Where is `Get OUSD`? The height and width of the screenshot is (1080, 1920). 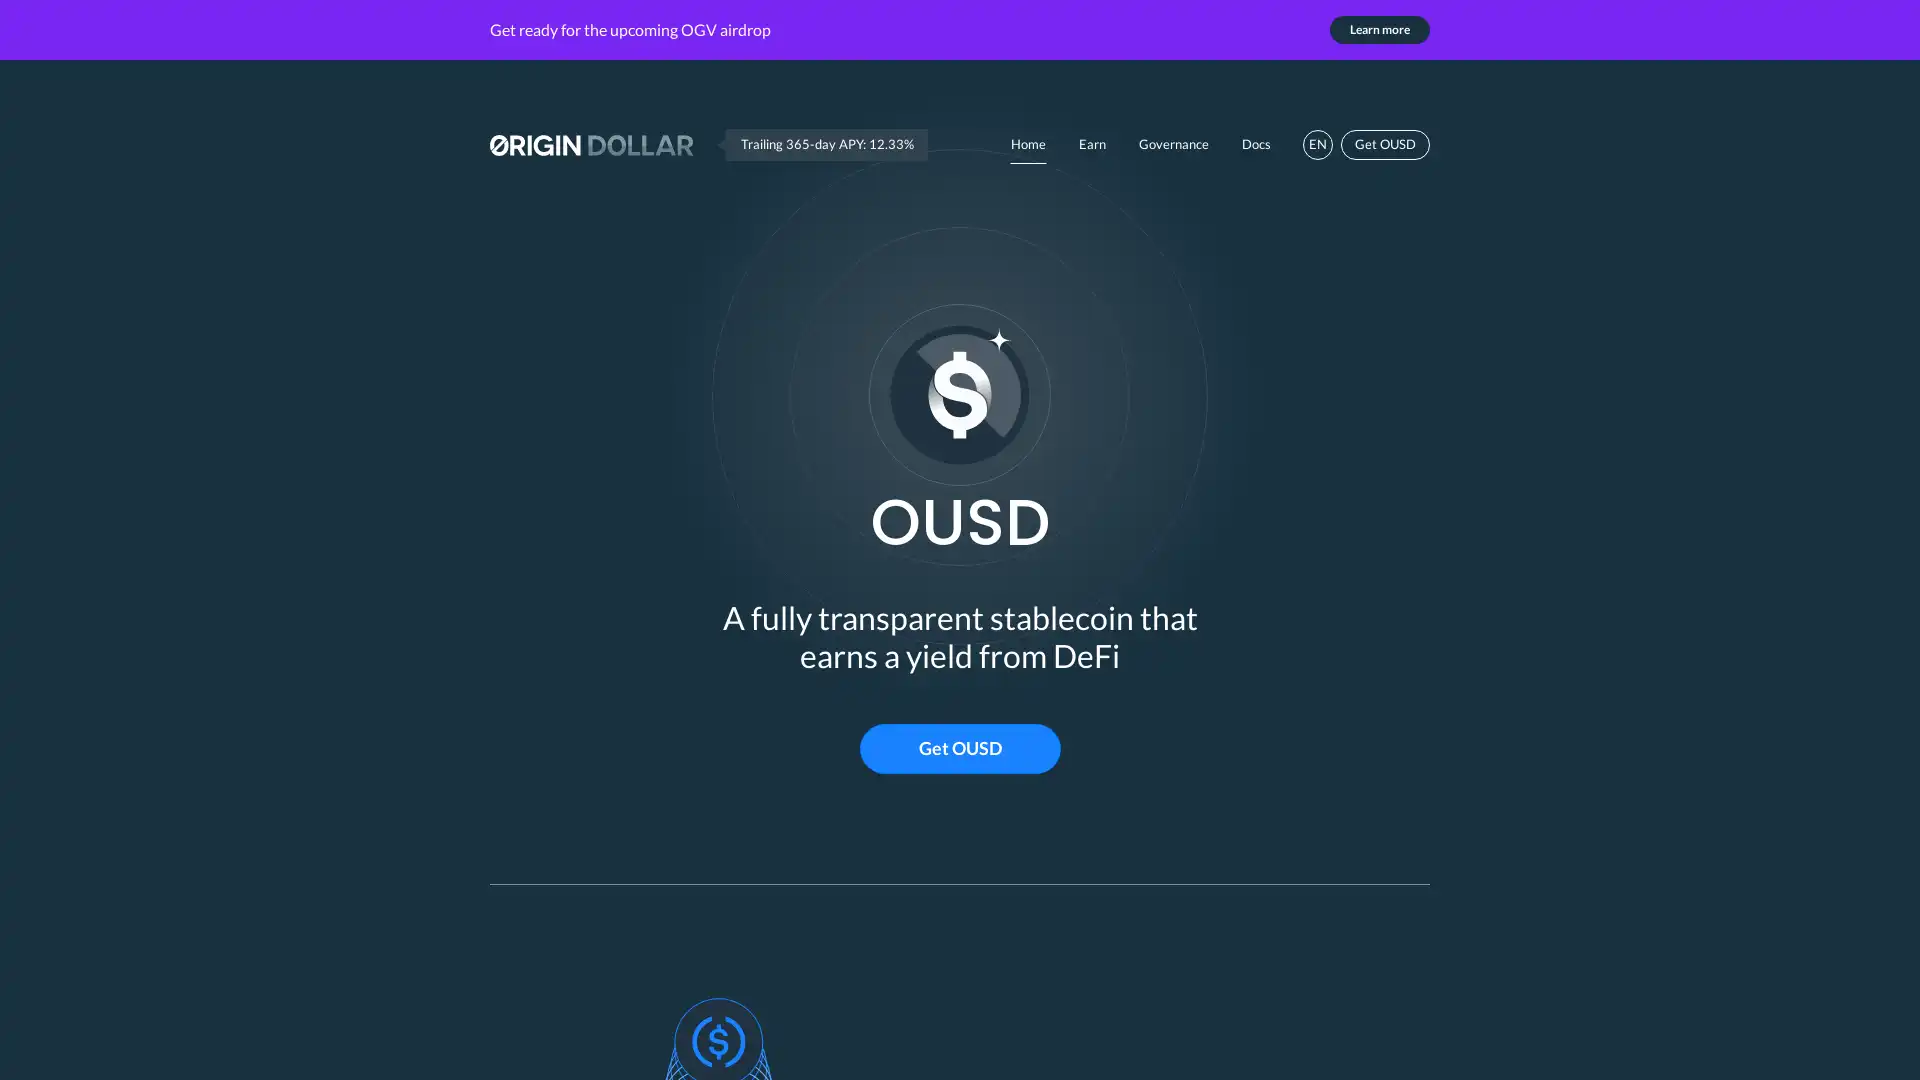
Get OUSD is located at coordinates (958, 748).